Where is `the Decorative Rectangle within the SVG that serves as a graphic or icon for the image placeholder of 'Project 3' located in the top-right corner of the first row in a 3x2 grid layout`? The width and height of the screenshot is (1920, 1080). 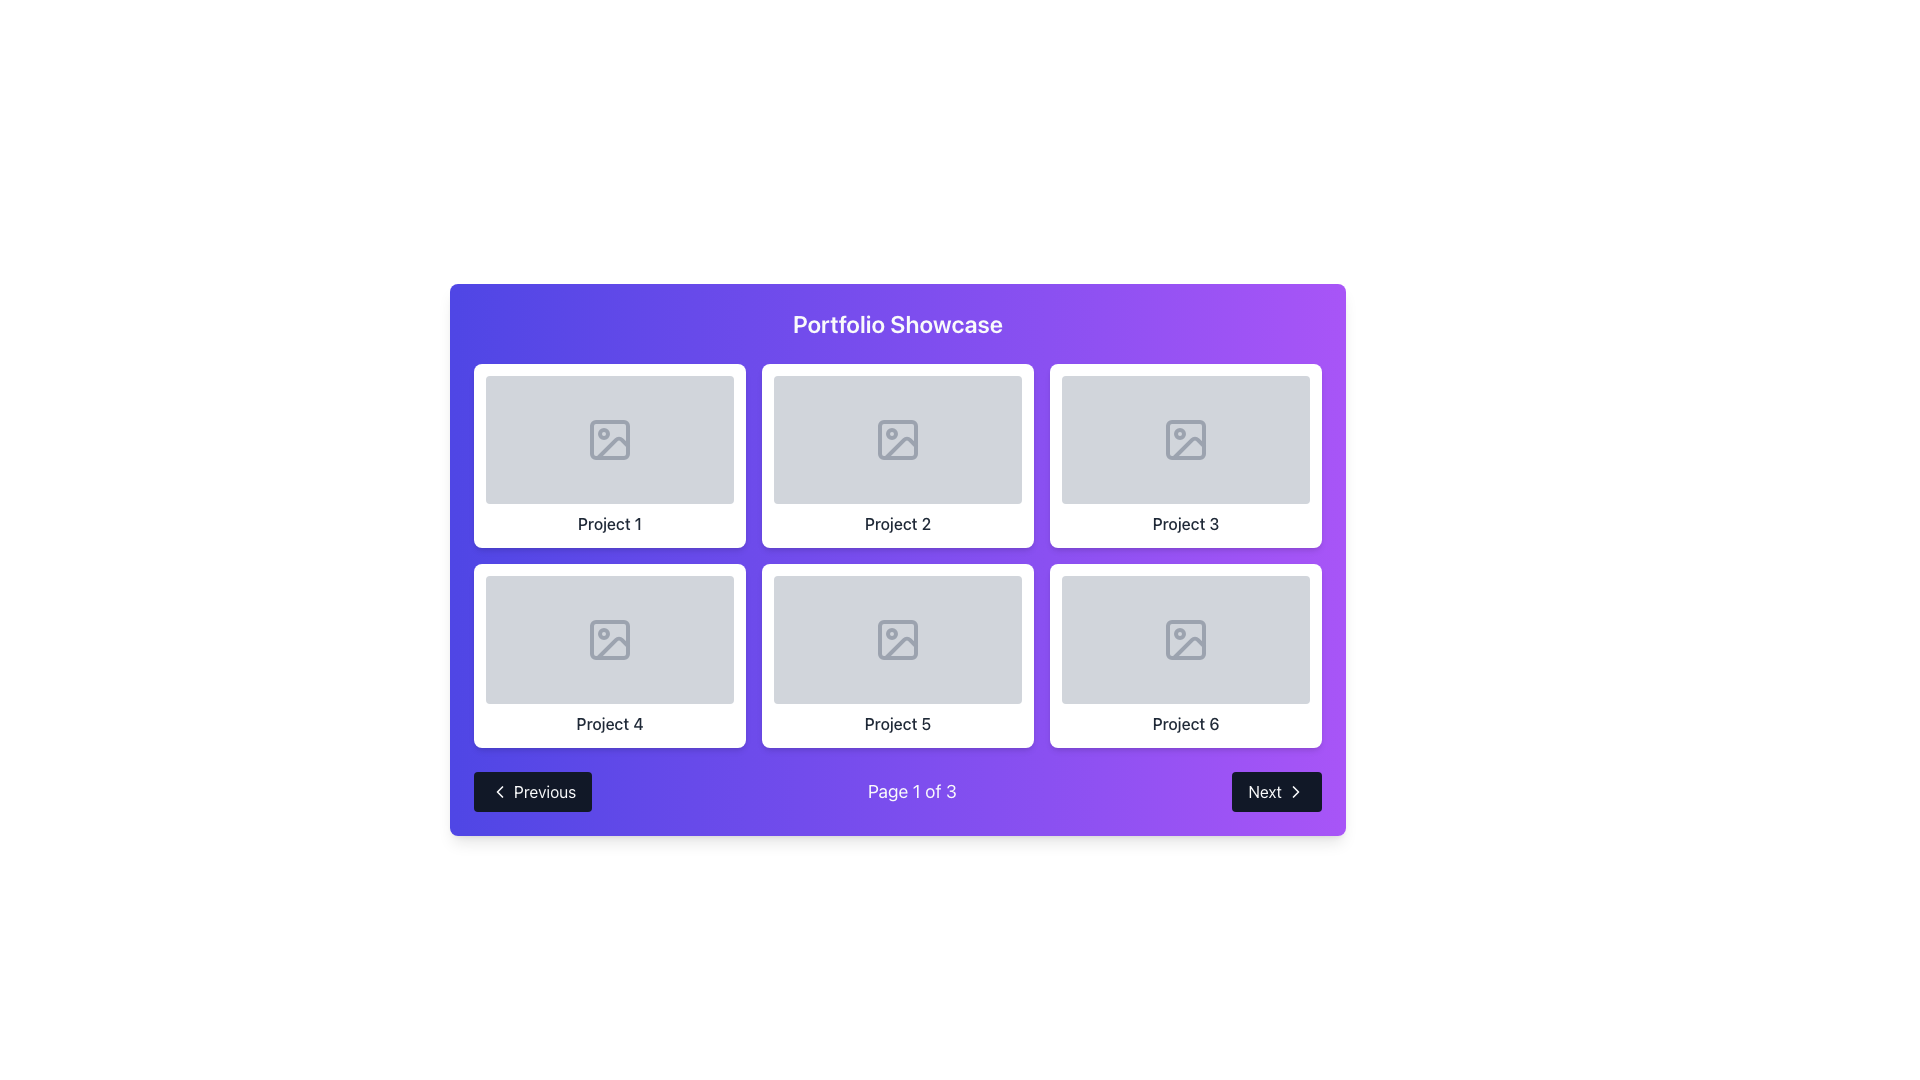
the Decorative Rectangle within the SVG that serves as a graphic or icon for the image placeholder of 'Project 3' located in the top-right corner of the first row in a 3x2 grid layout is located at coordinates (1185, 438).